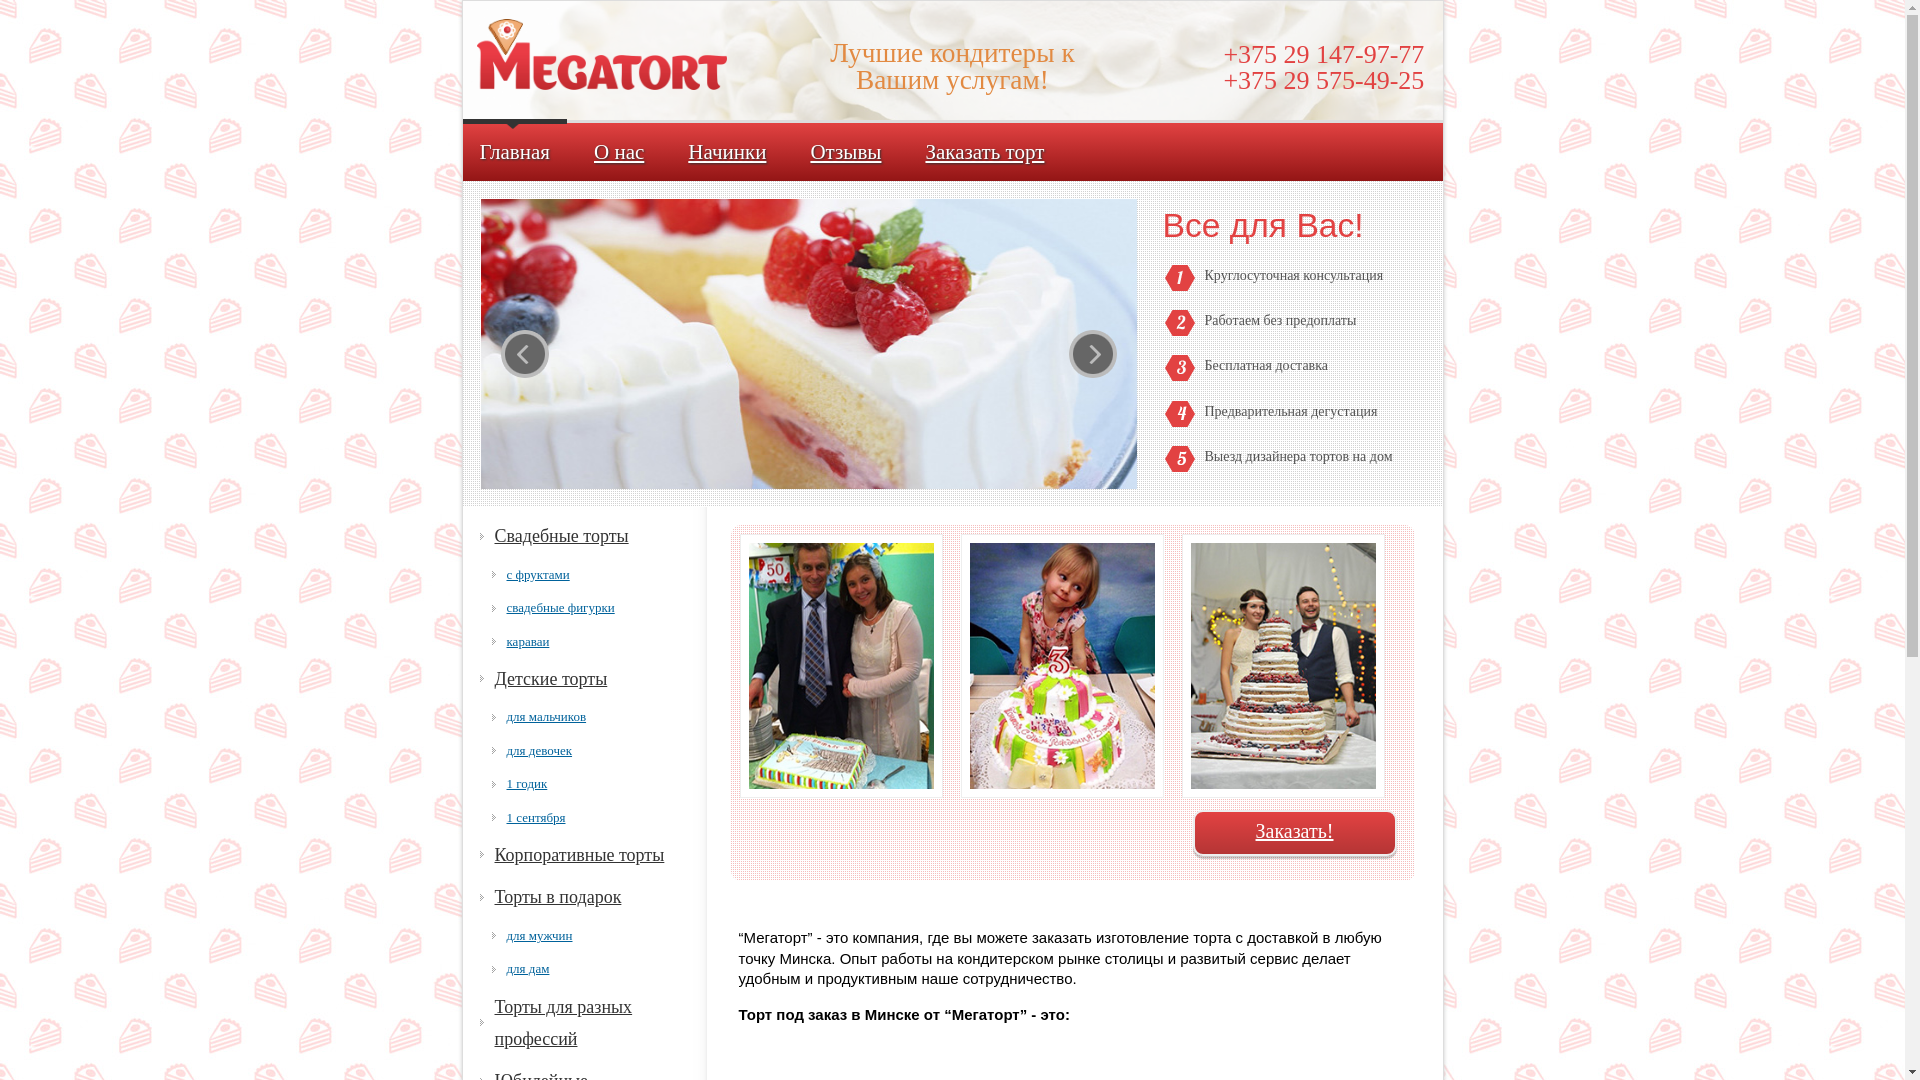 Image resolution: width=1920 pixels, height=1080 pixels. Describe the element at coordinates (523, 353) in the screenshot. I see `'prev'` at that location.